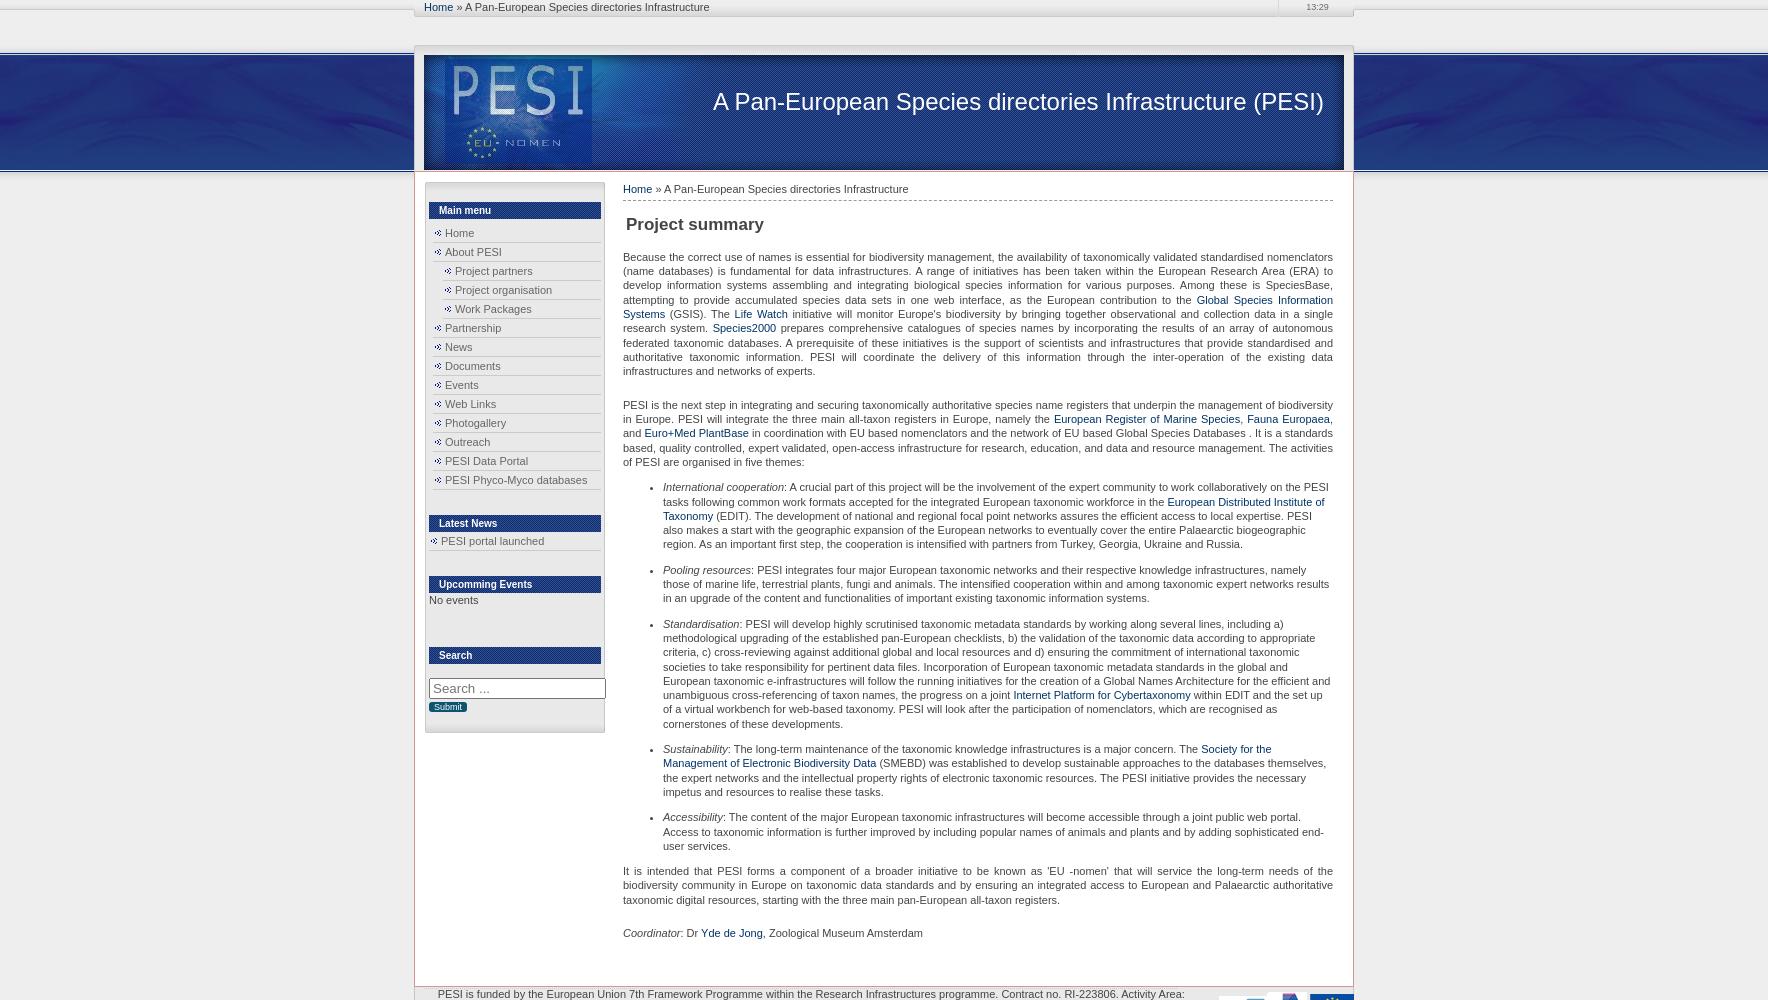 Image resolution: width=1768 pixels, height=1000 pixels. Describe the element at coordinates (622, 885) in the screenshot. I see `'It is intended that PESI forms a component of a broader initiative to be known as 'EU -nomen' that will service the long-term needs of the biodiversity community in Europe on taxonomic data standards and by ensuring an integrated access to European and Palaearctic authoritative taxonomic digital resources, starting with the three main pan-European all-taxon registers.'` at that location.